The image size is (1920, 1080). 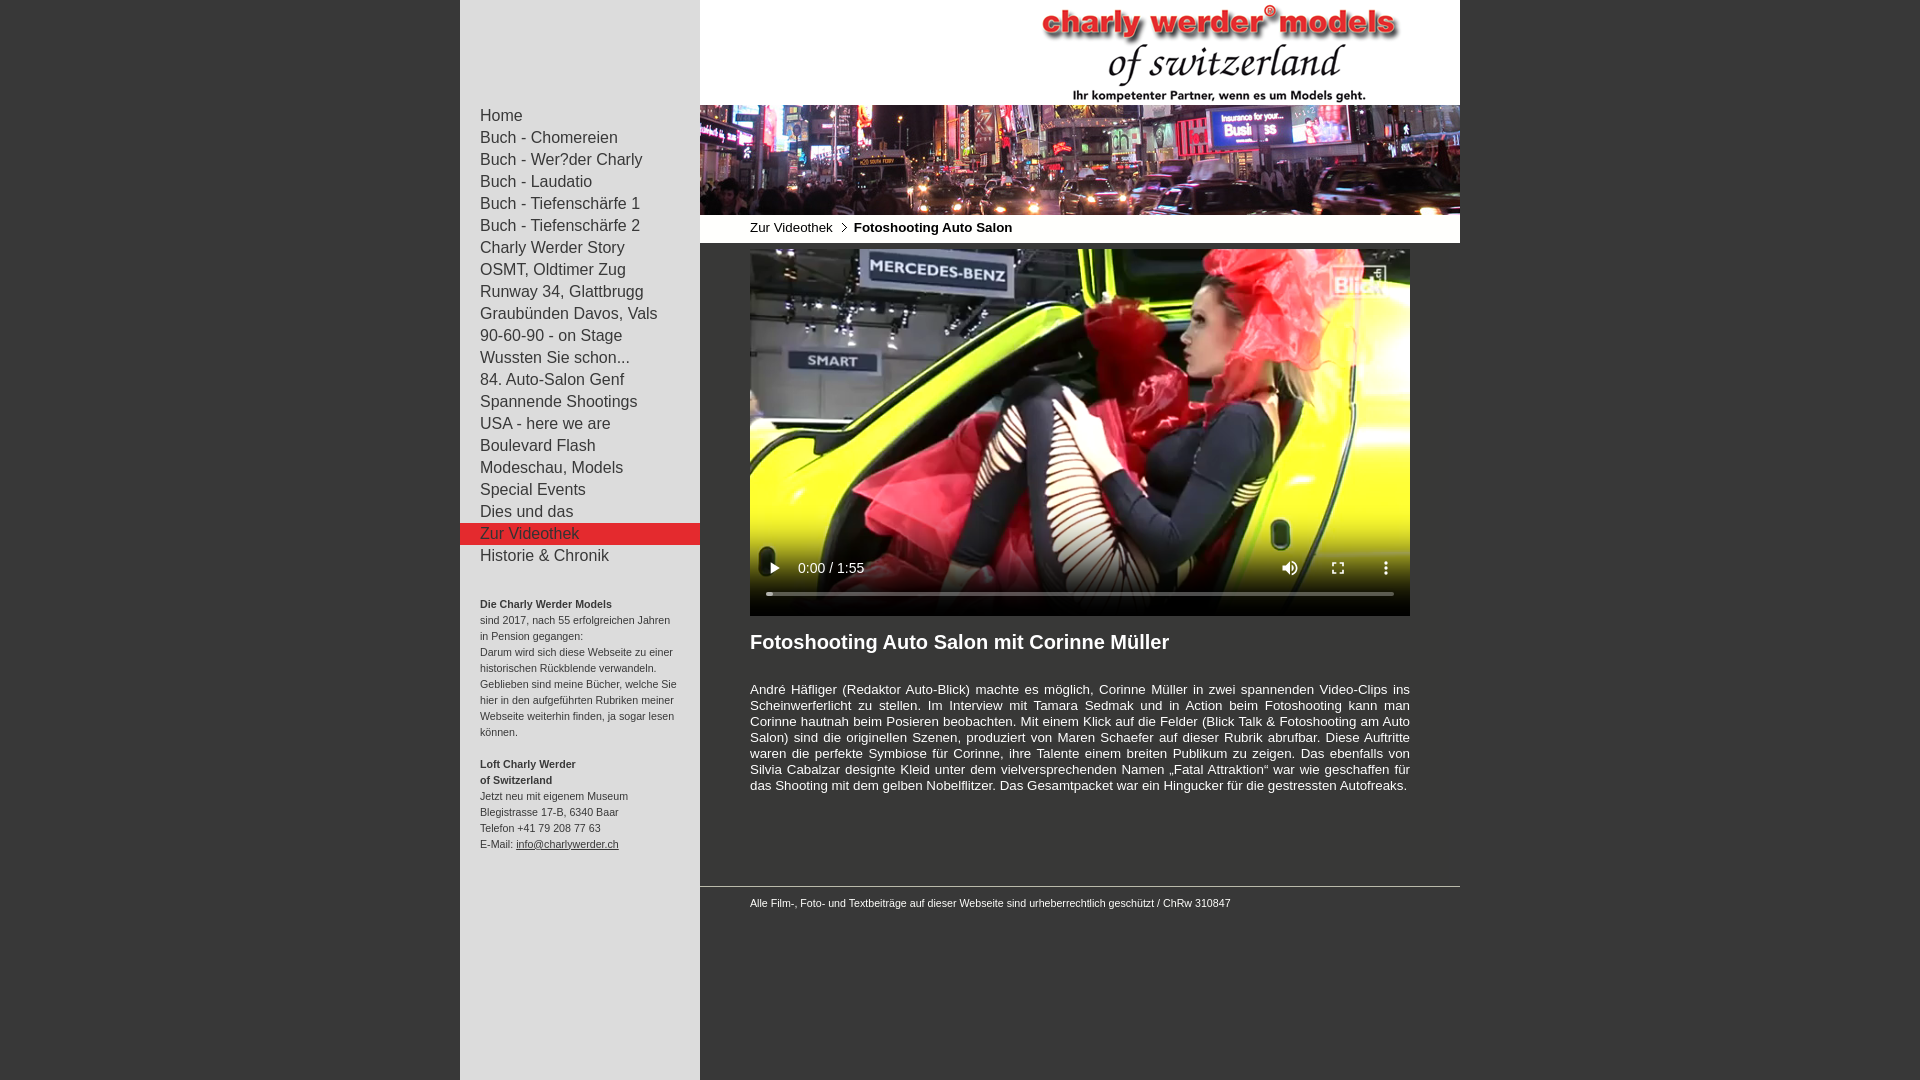 What do you see at coordinates (569, 115) in the screenshot?
I see `'Home'` at bounding box center [569, 115].